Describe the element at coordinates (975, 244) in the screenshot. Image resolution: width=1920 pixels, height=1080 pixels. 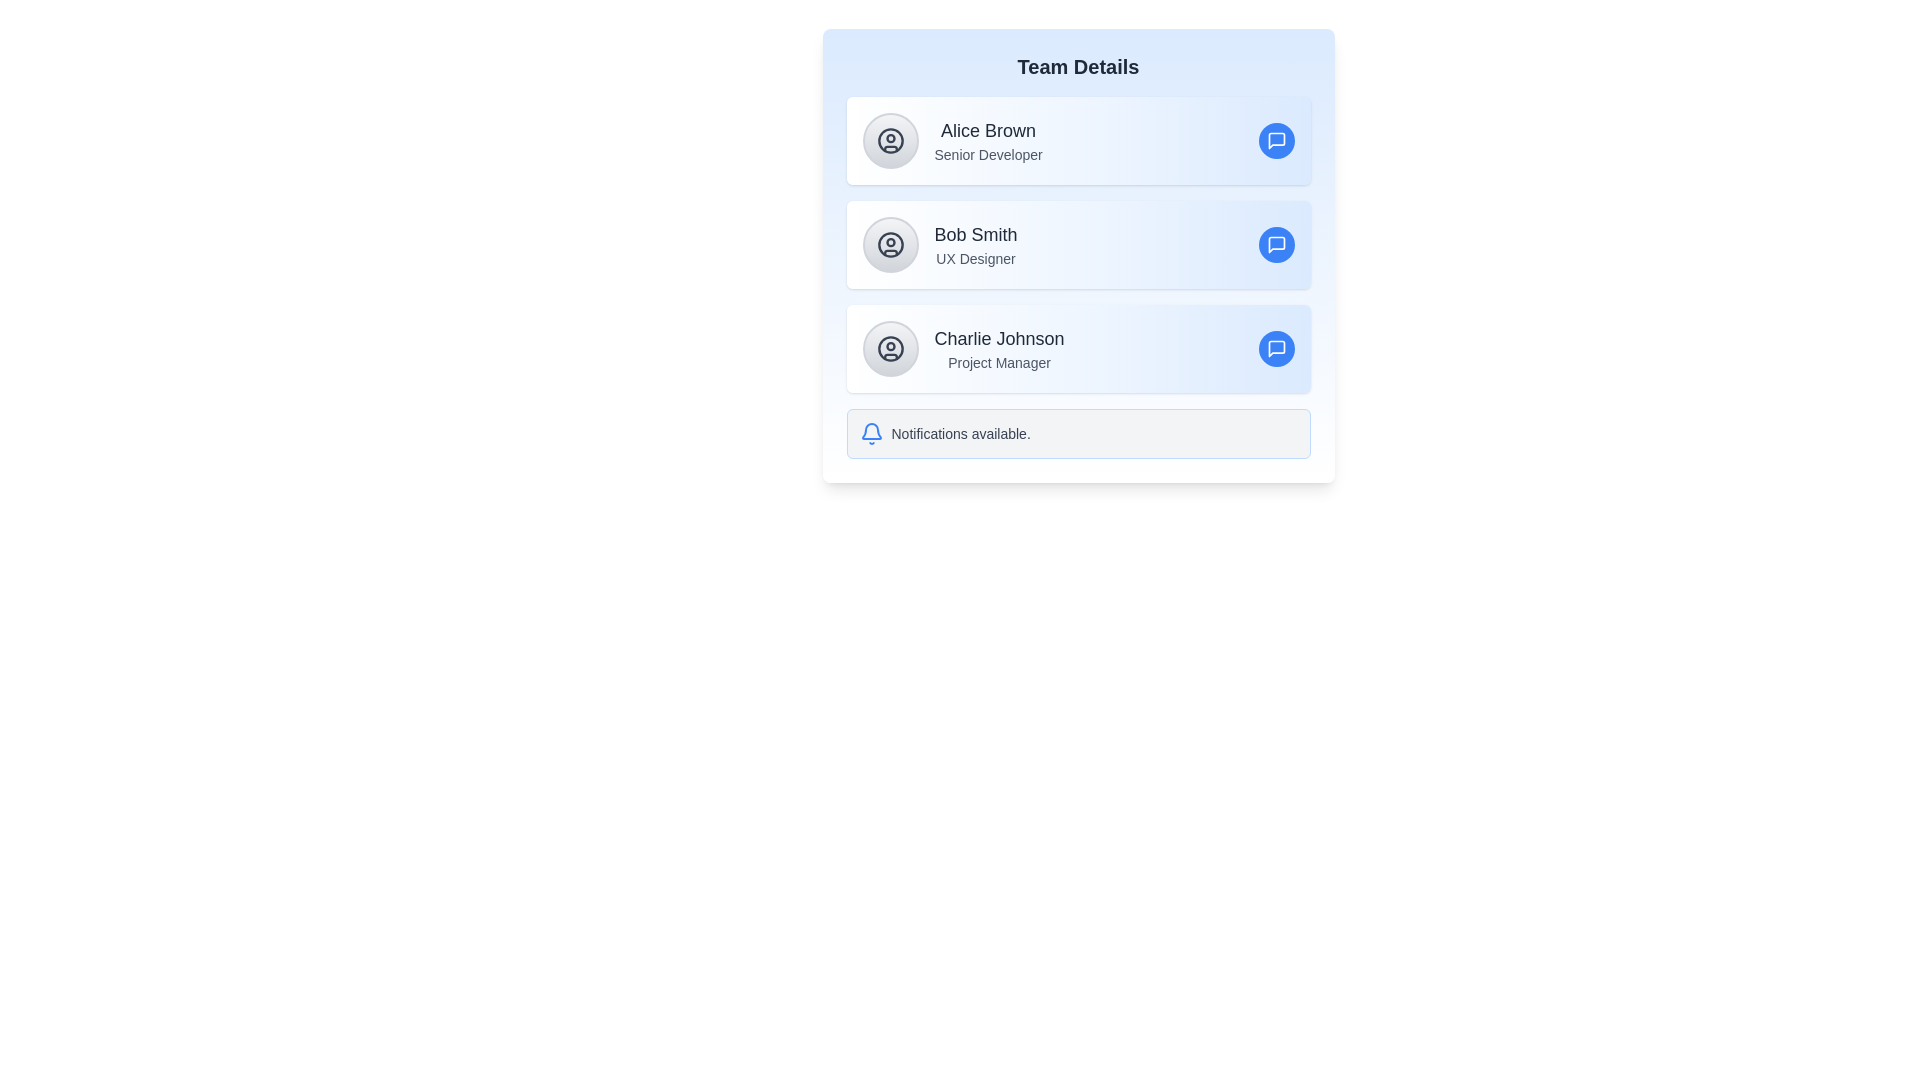
I see `the text label displaying the name and job title of a team member, which is the second entry in the team member list, centrally located within its card, to the right of the user avatar icon and above the messaging icon` at that location.